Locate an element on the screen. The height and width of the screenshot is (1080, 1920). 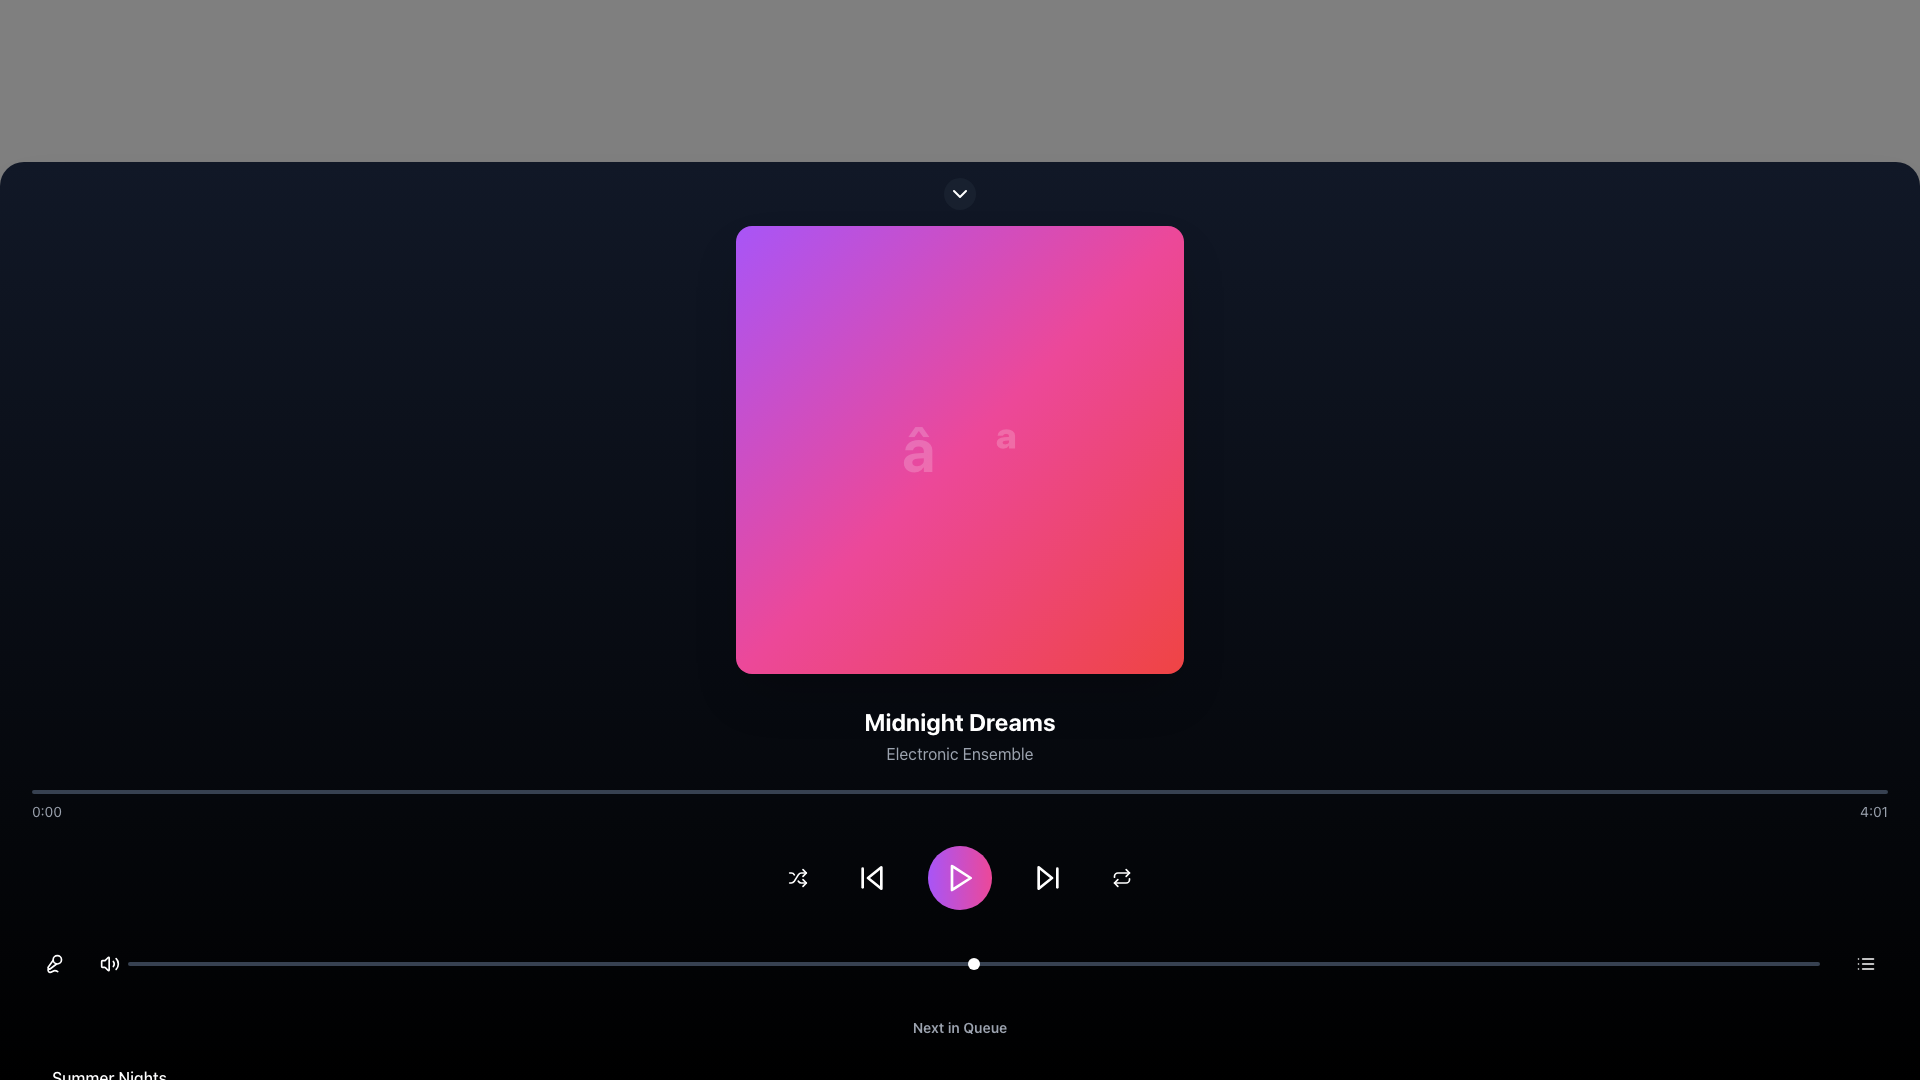
the slider value is located at coordinates (974, 963).